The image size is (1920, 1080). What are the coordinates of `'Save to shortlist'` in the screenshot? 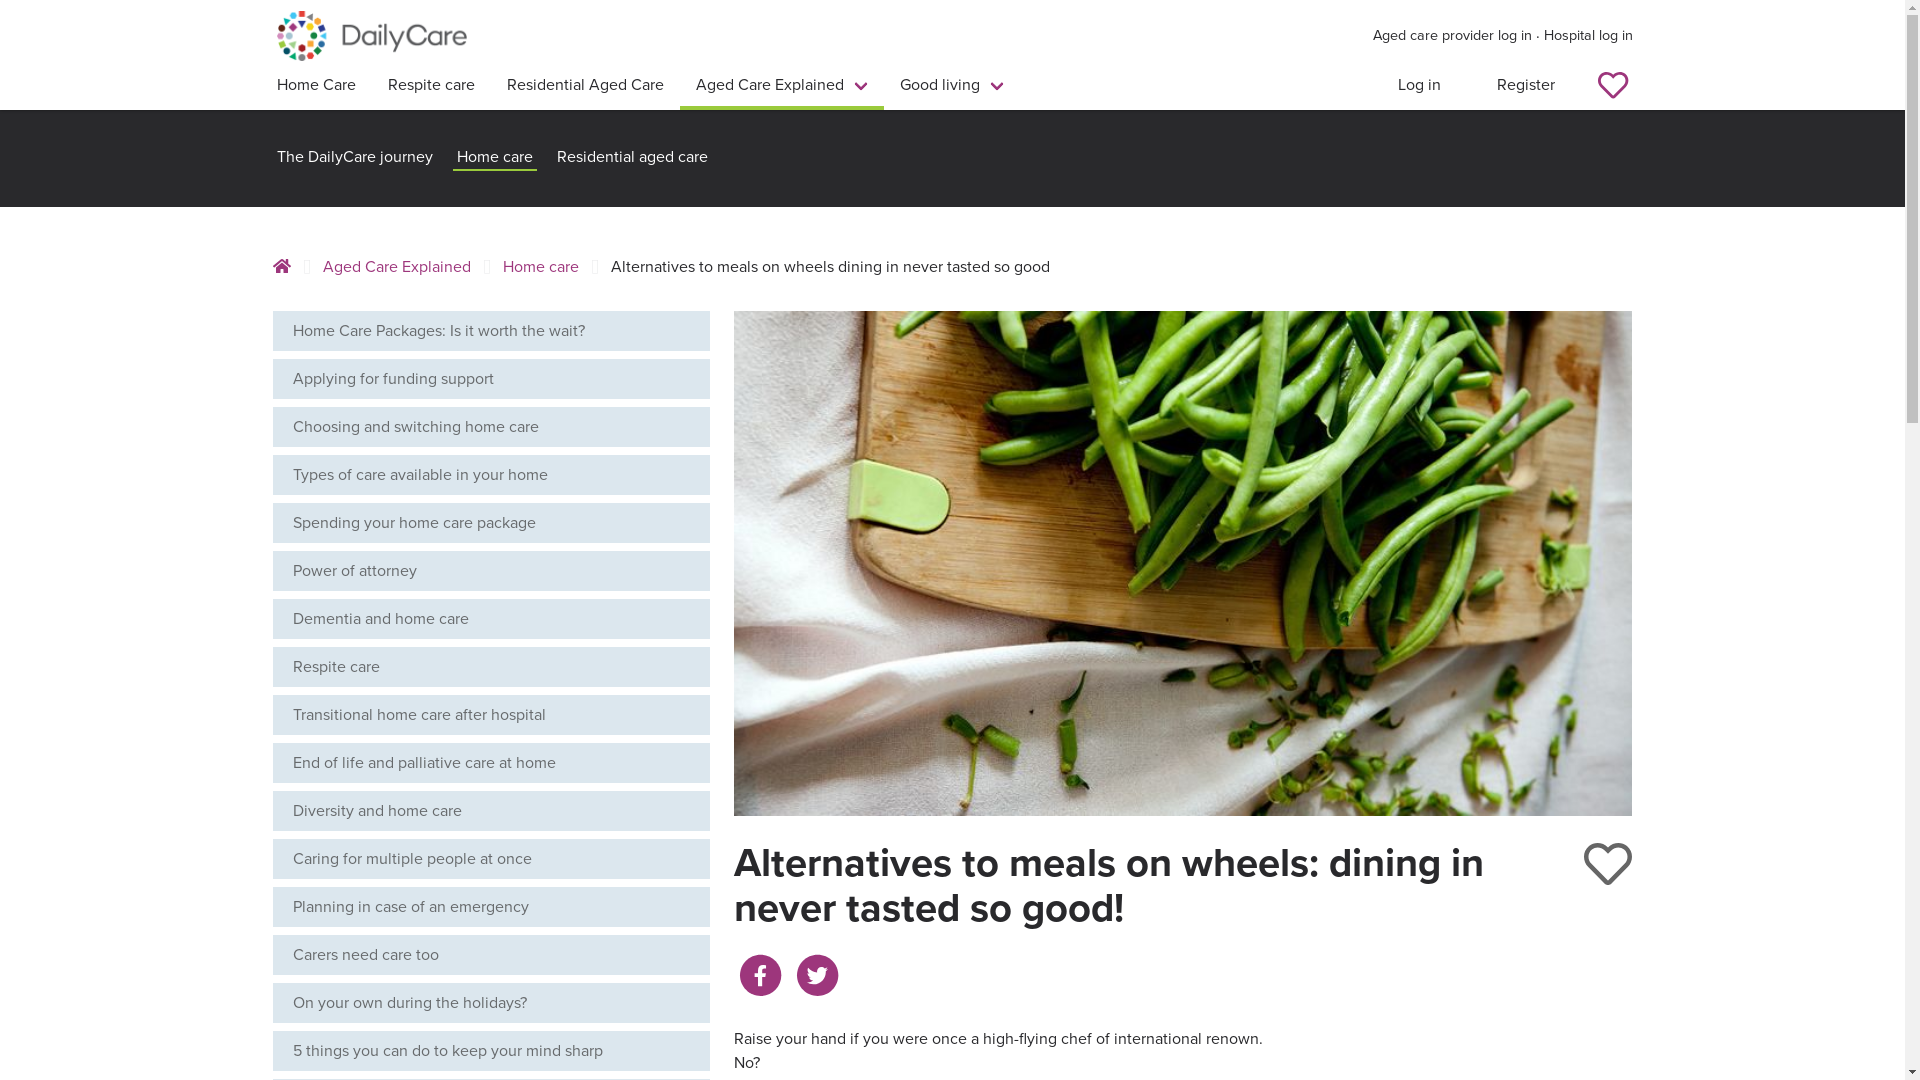 It's located at (1608, 863).